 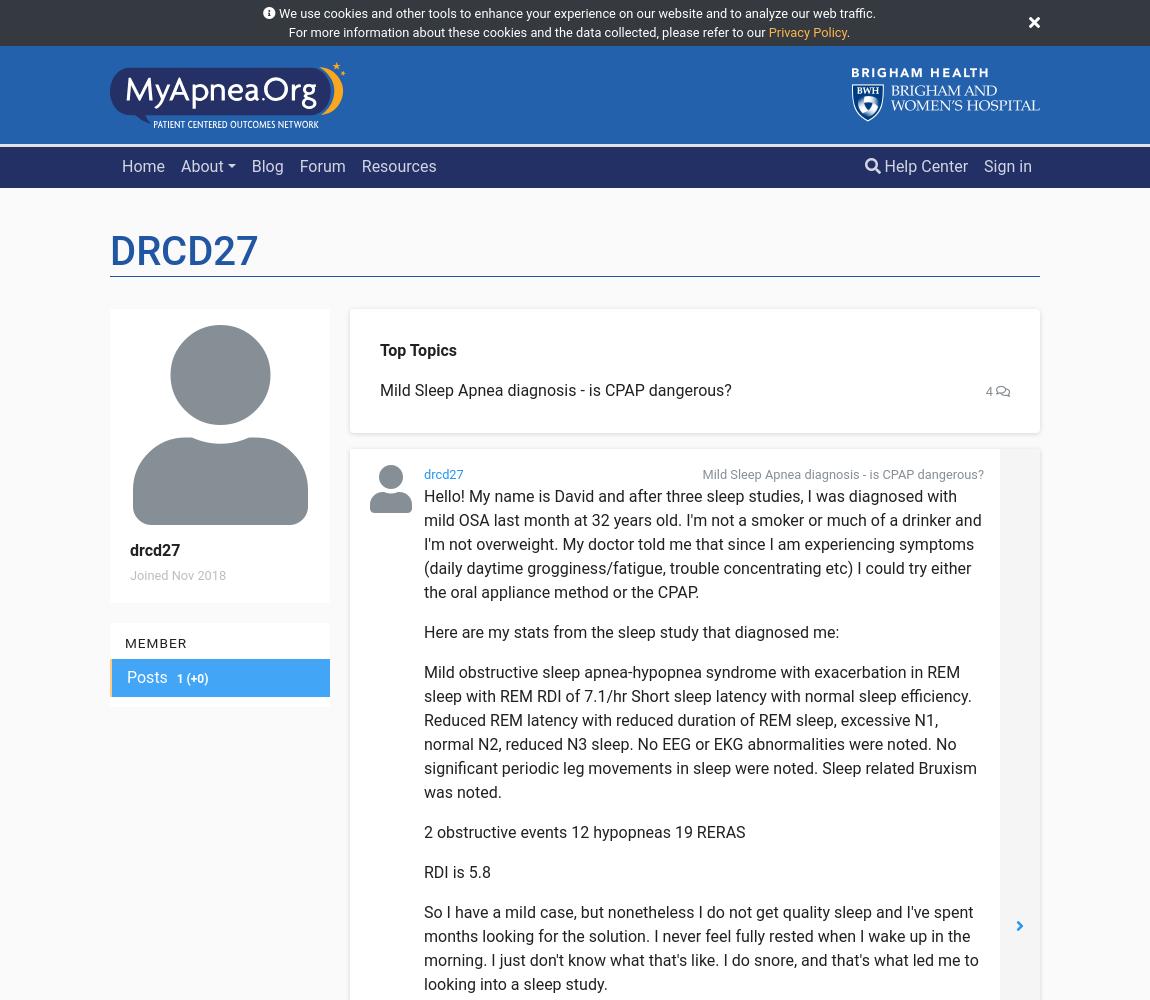 I want to click on 'Forum', so click(x=322, y=166).